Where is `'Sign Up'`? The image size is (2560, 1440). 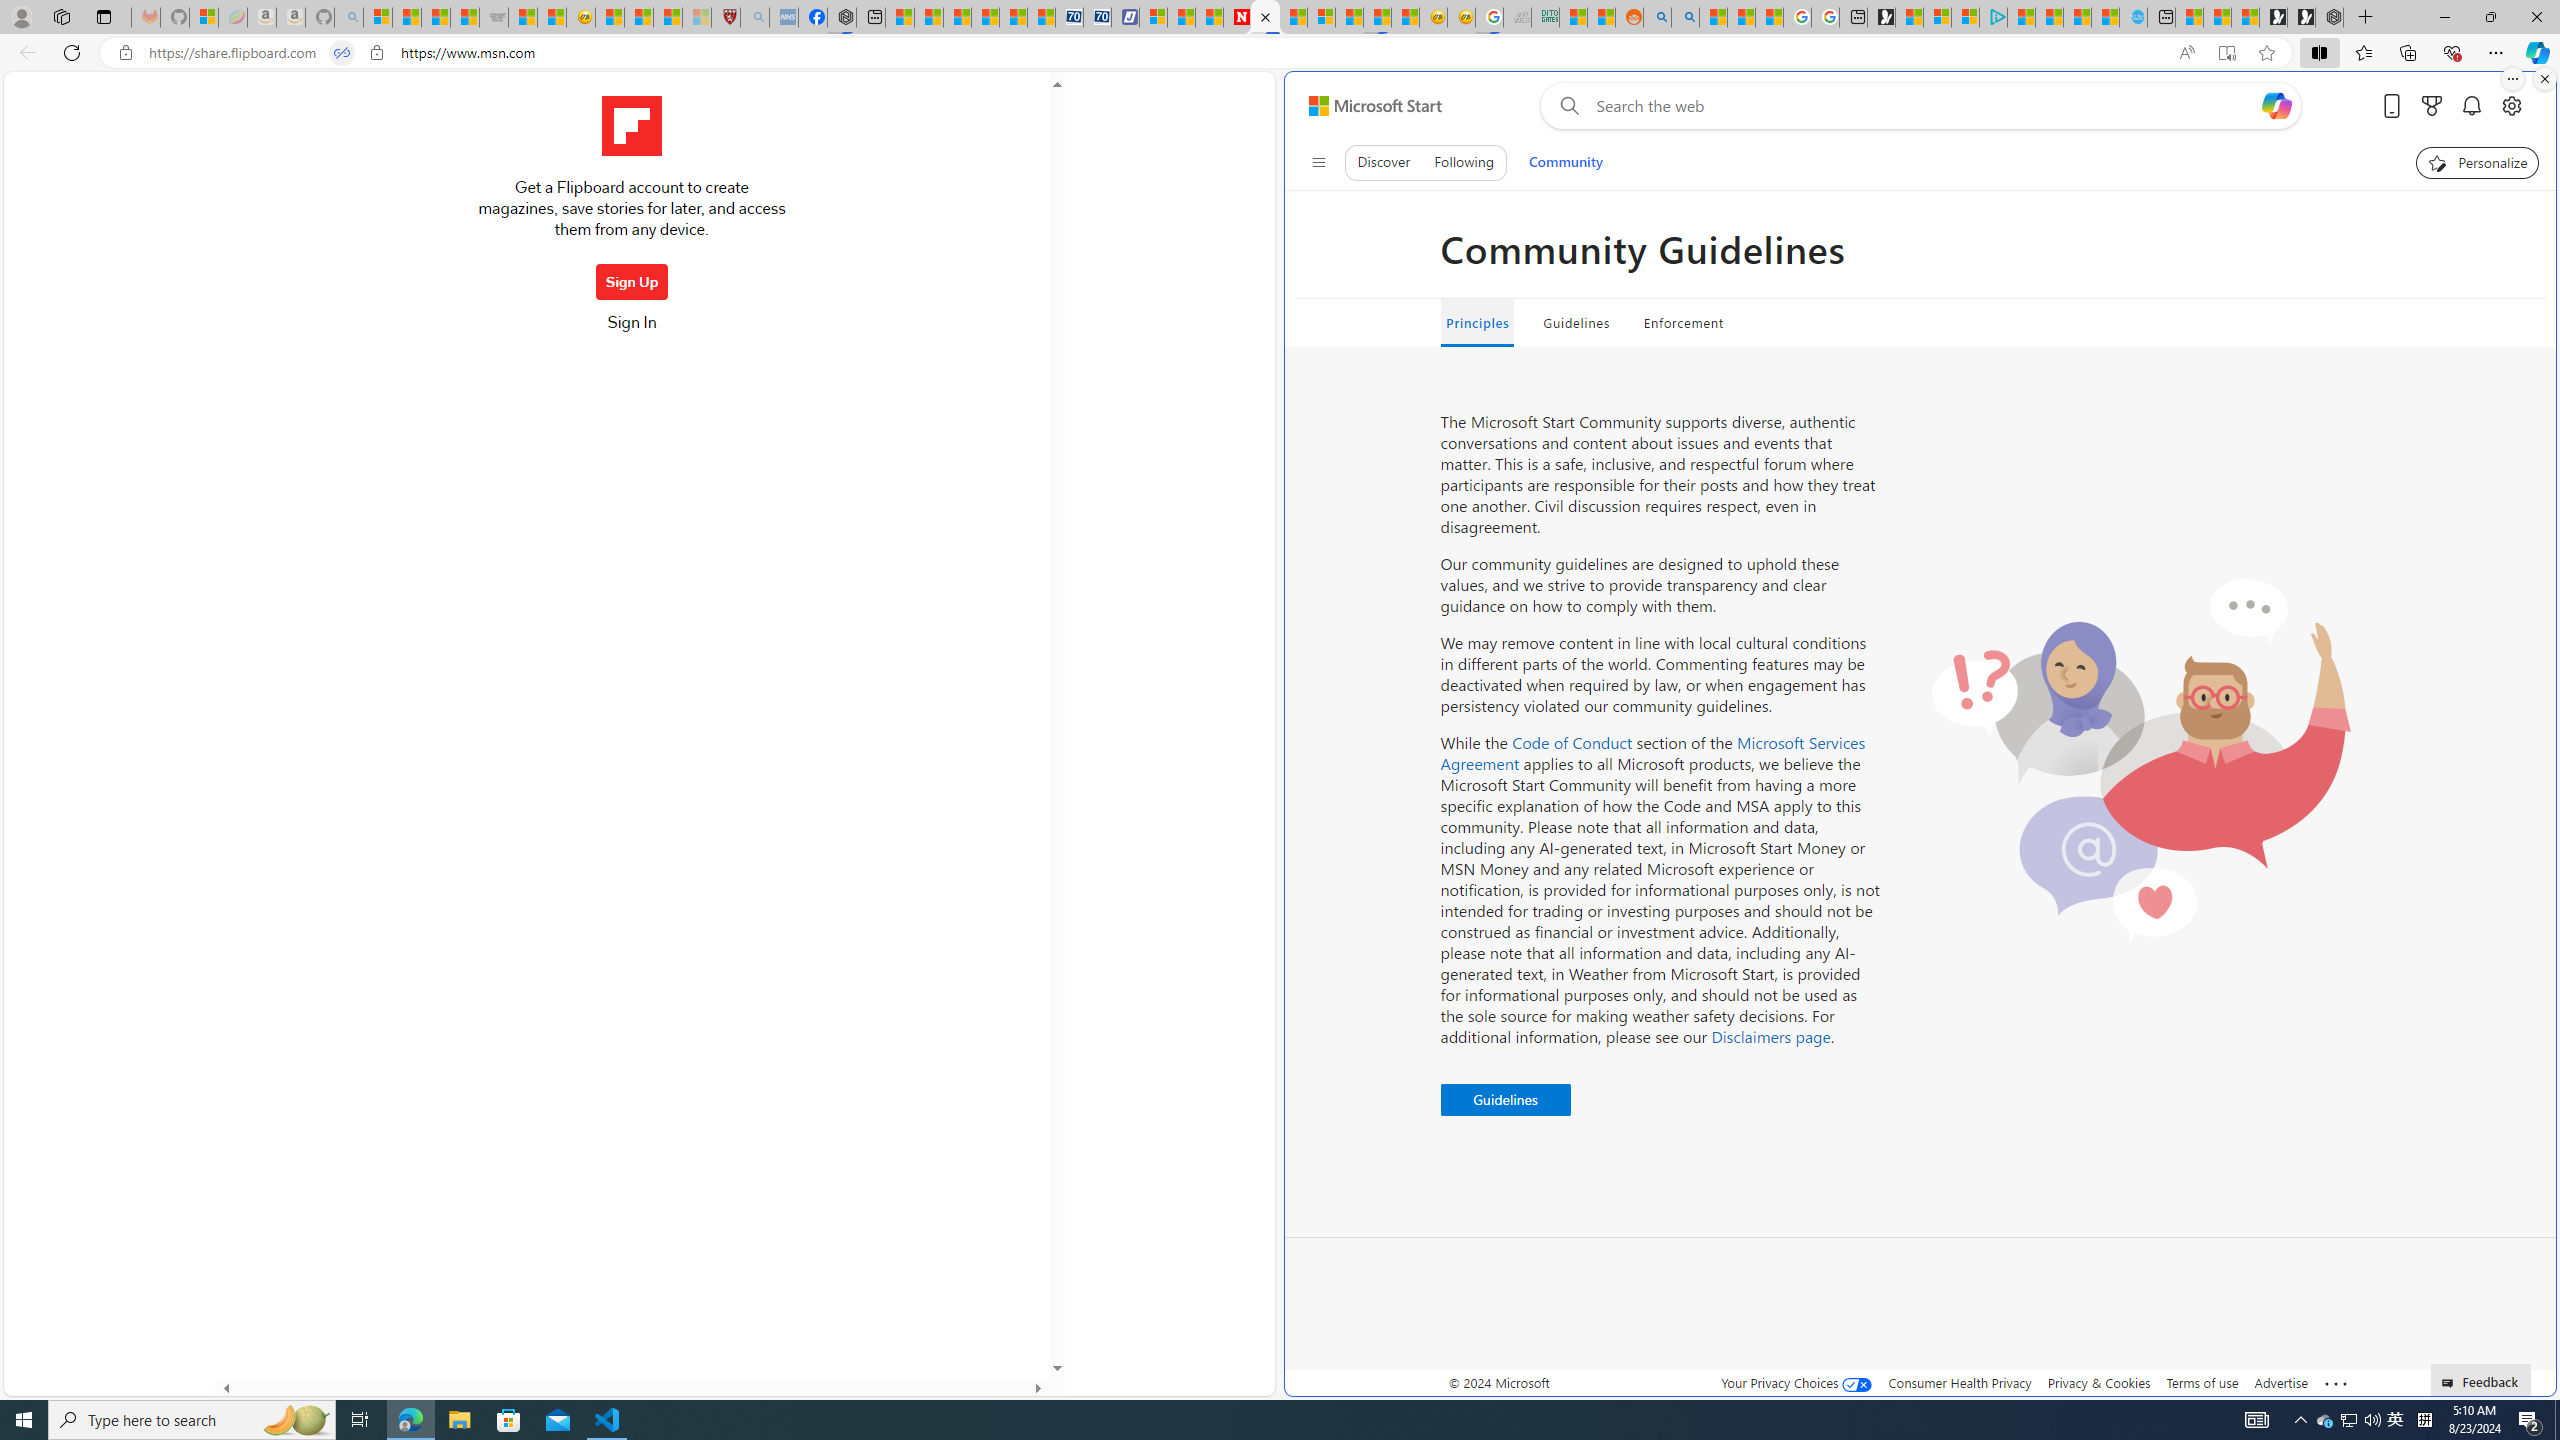 'Sign Up' is located at coordinates (631, 280).